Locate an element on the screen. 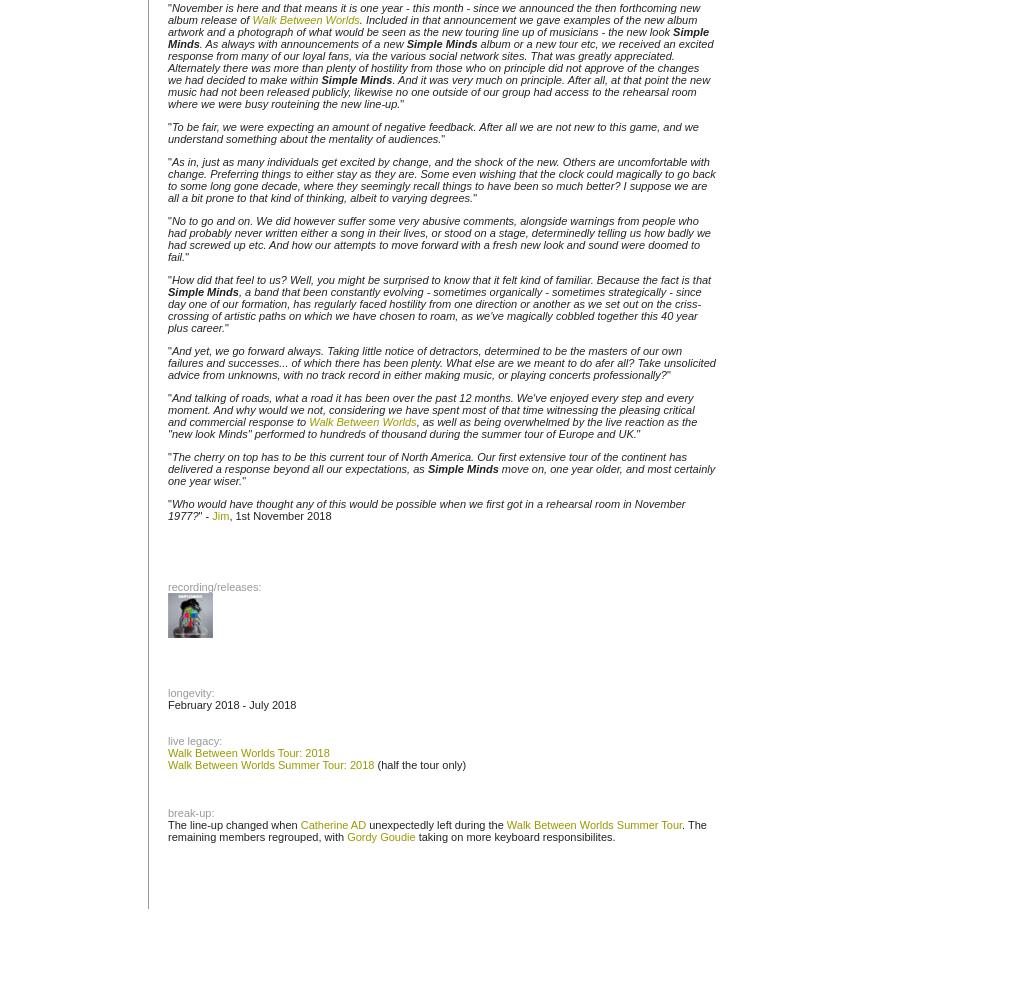 The width and height of the screenshot is (1024, 1000). 'And talking of roads, what a road it has been over the past 12 months. We've enjoyed every step and every moment.
And why would we not, considering we have spent most of that time witnessing the pleasing critical and commercial
response to' is located at coordinates (431, 410).